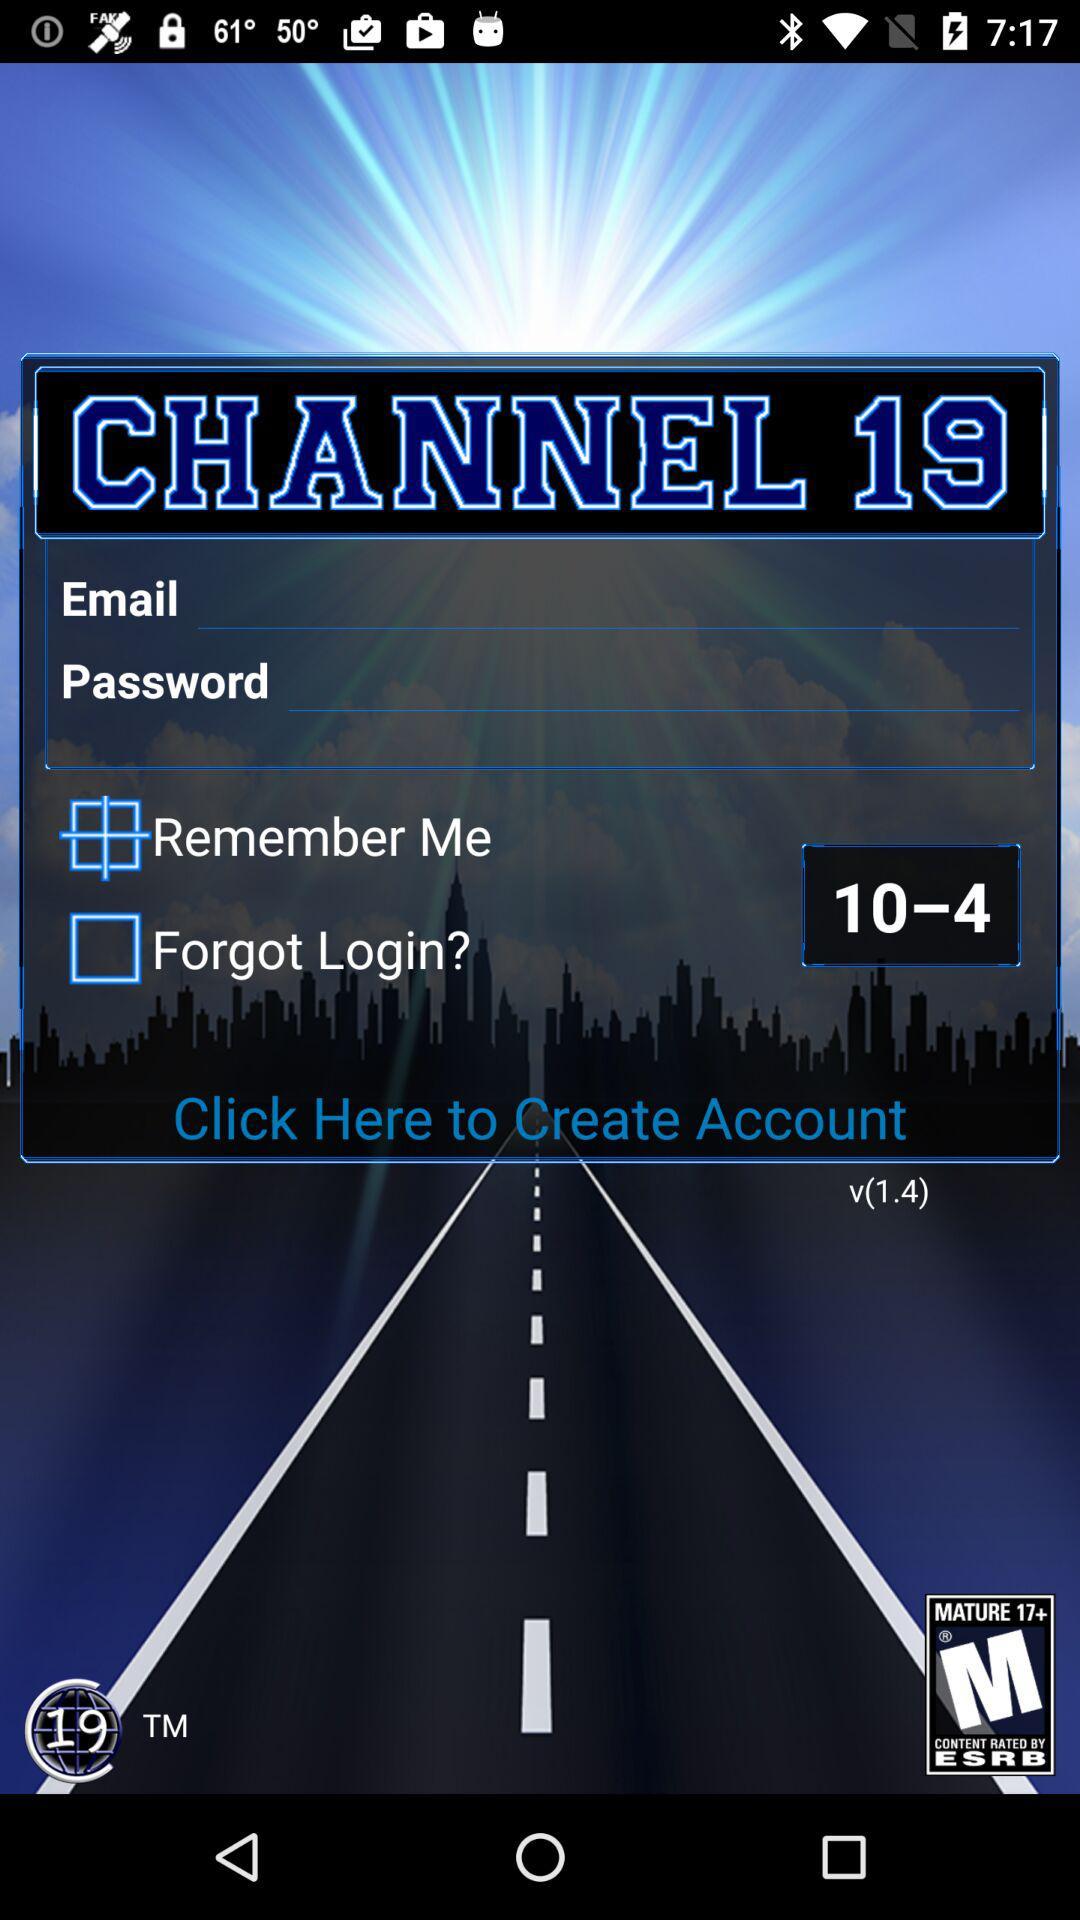 The height and width of the screenshot is (1920, 1080). Describe the element at coordinates (911, 904) in the screenshot. I see `item above click here to item` at that location.